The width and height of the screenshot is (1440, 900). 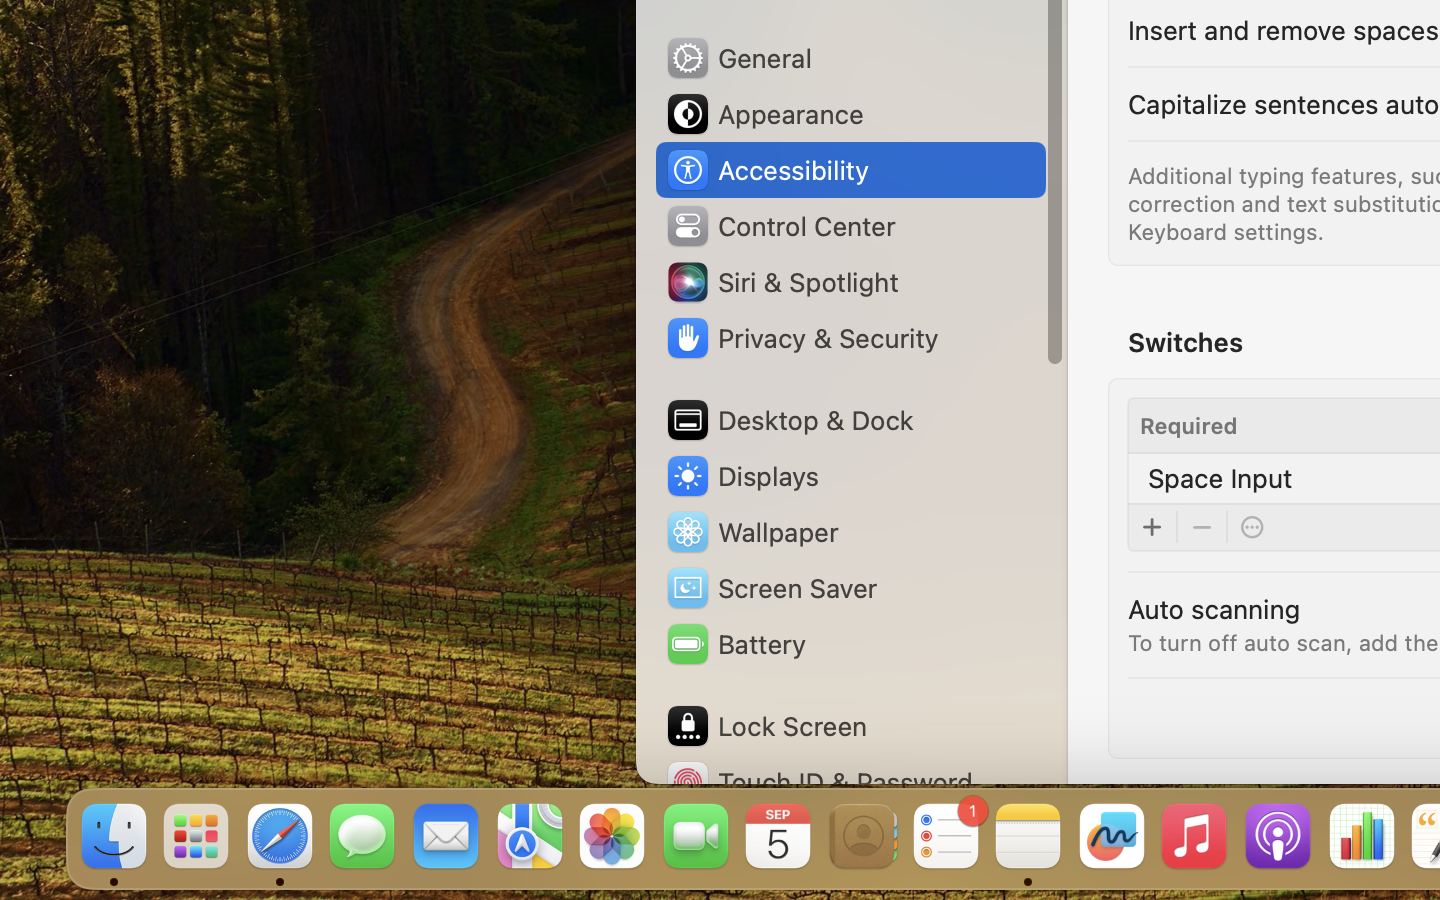 I want to click on 'Wallpaper', so click(x=749, y=530).